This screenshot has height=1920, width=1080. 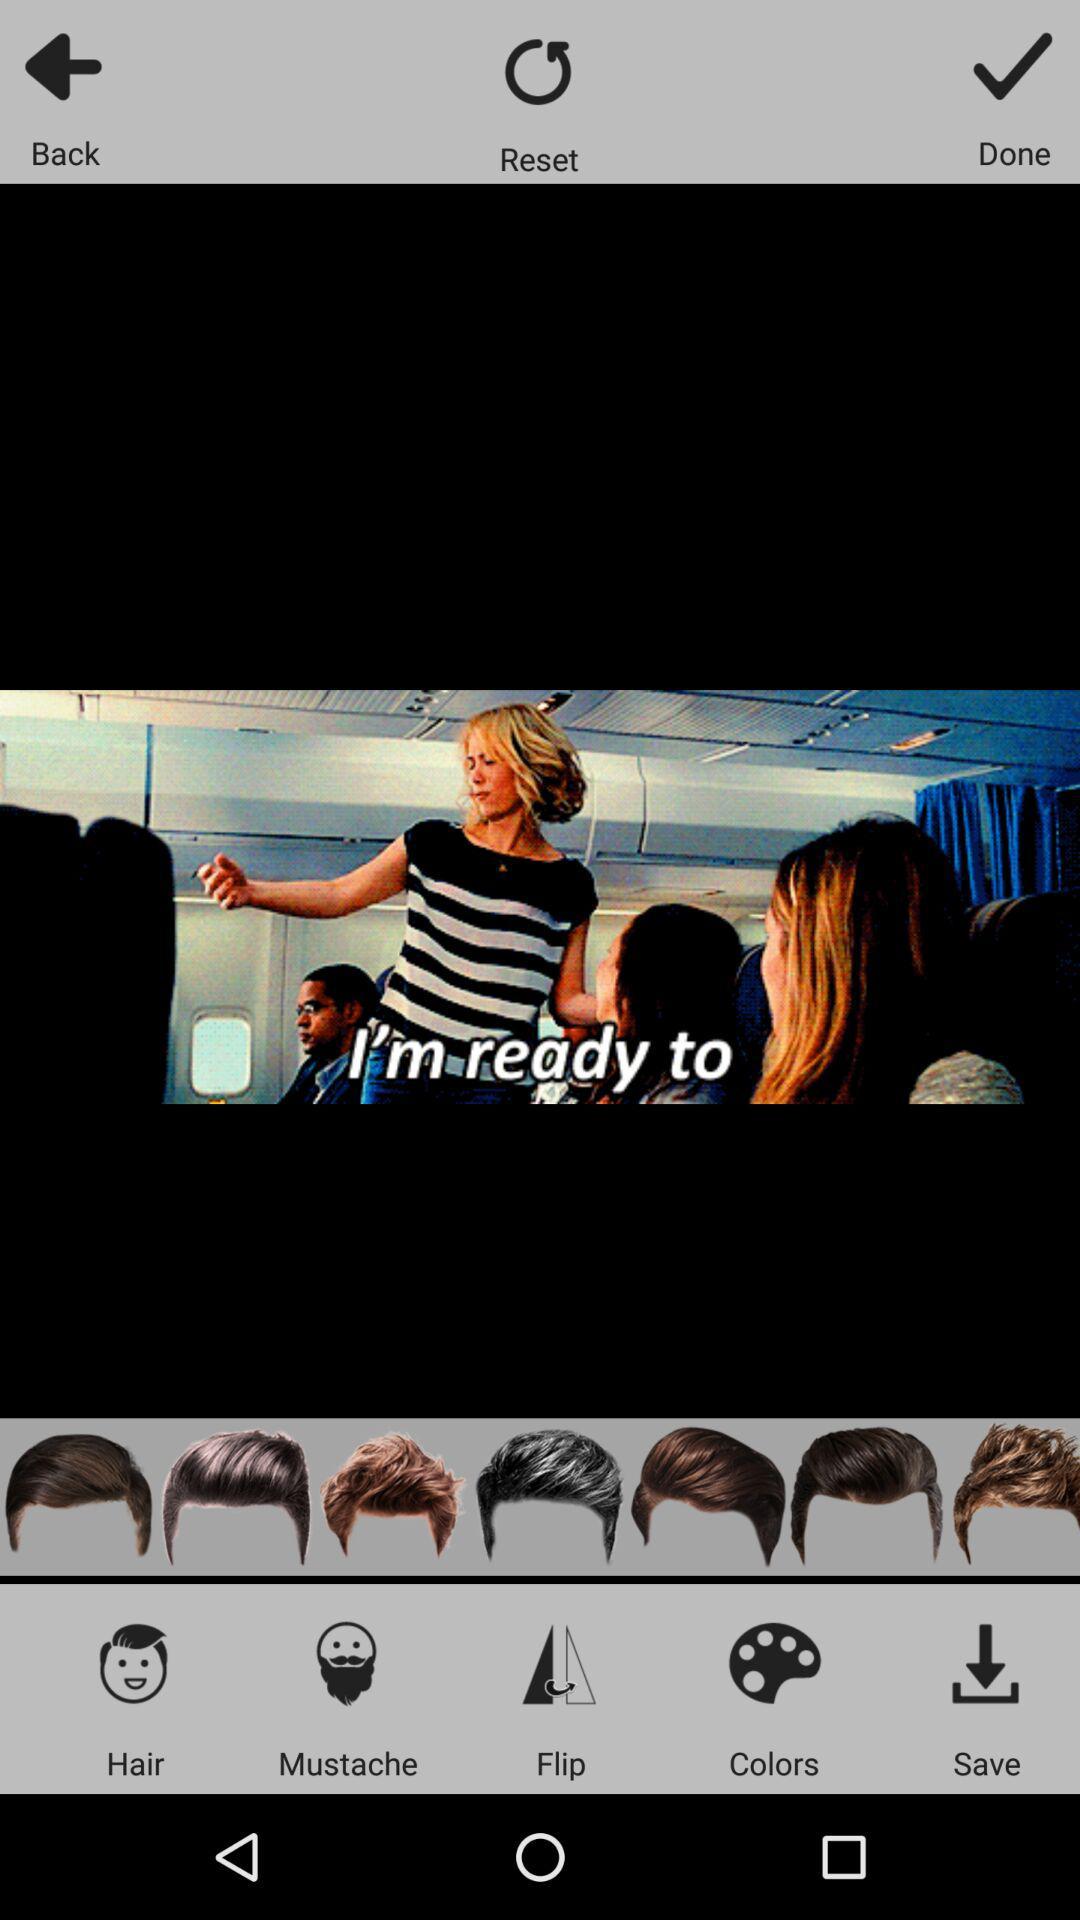 I want to click on mustache to image, so click(x=346, y=1662).